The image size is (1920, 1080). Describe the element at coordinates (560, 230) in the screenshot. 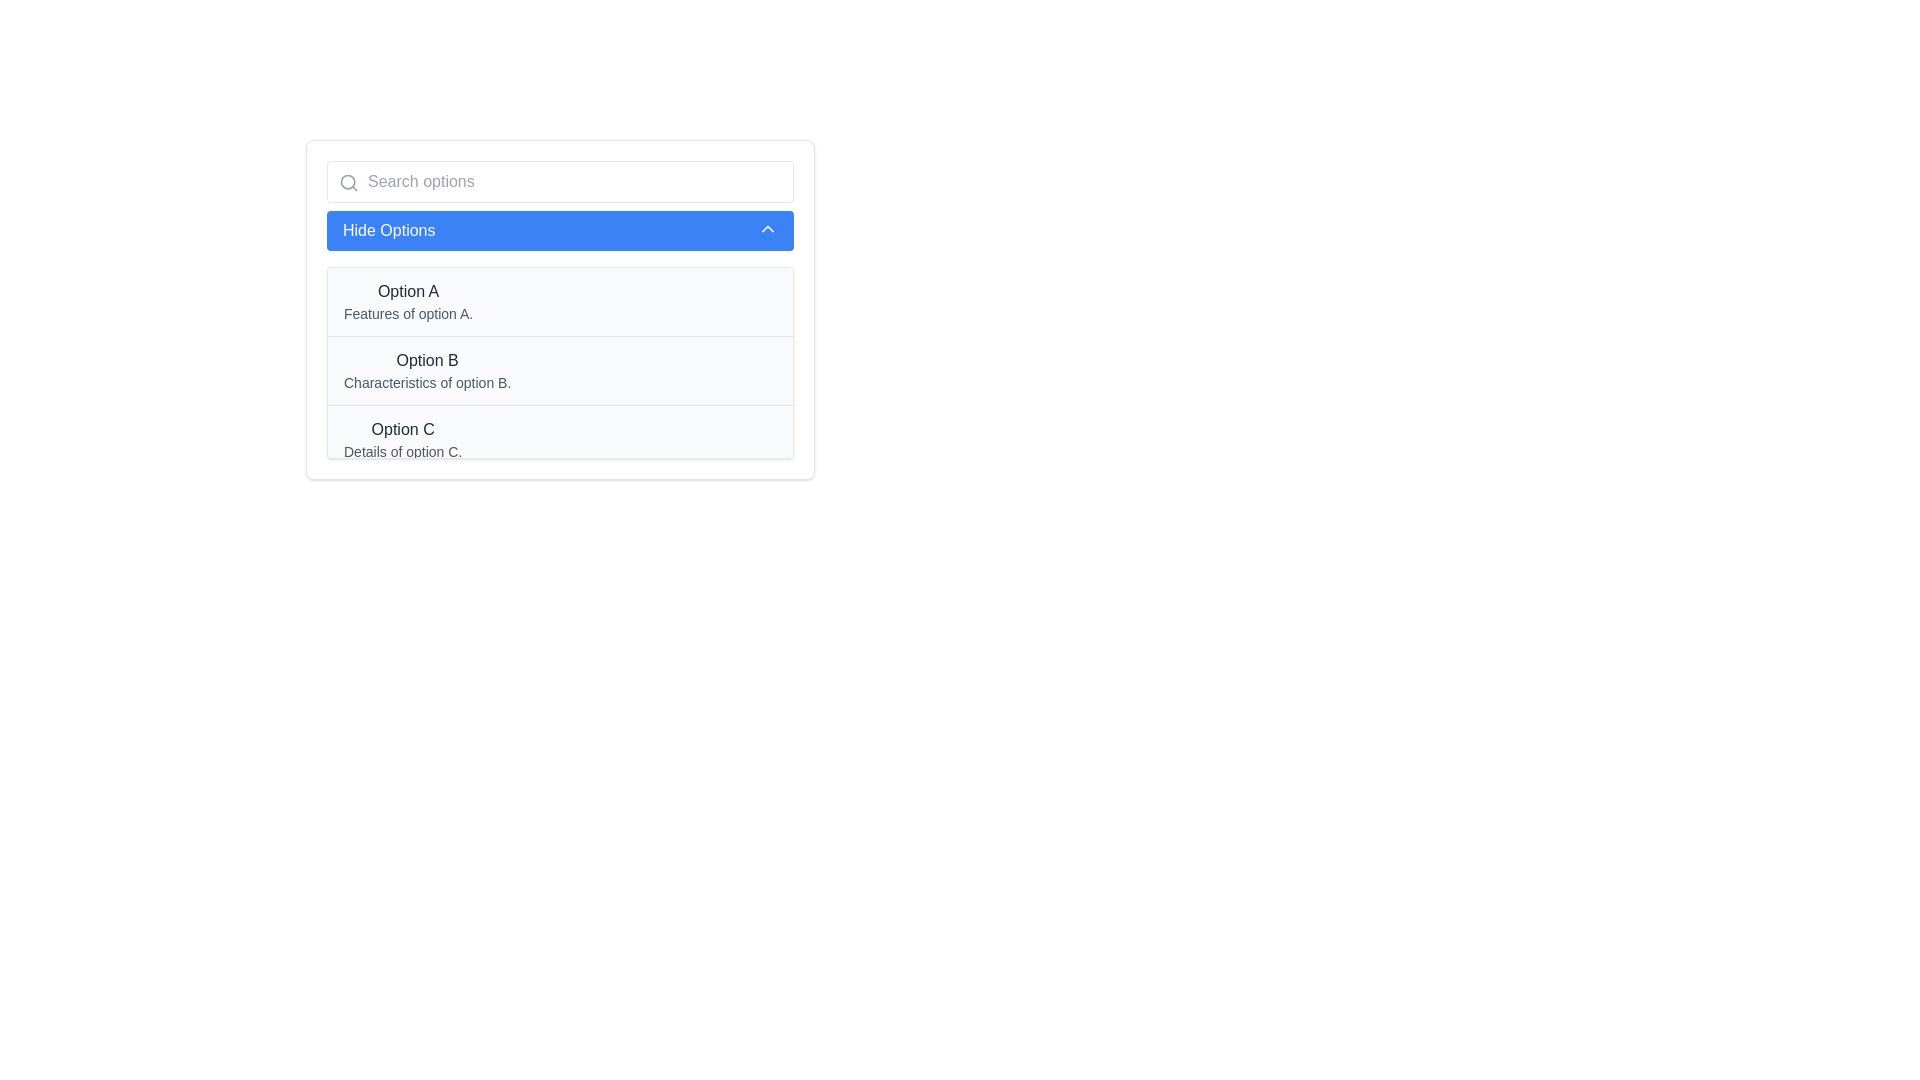

I see `the central collapse button located below the search bar to hide the currently displayed options` at that location.